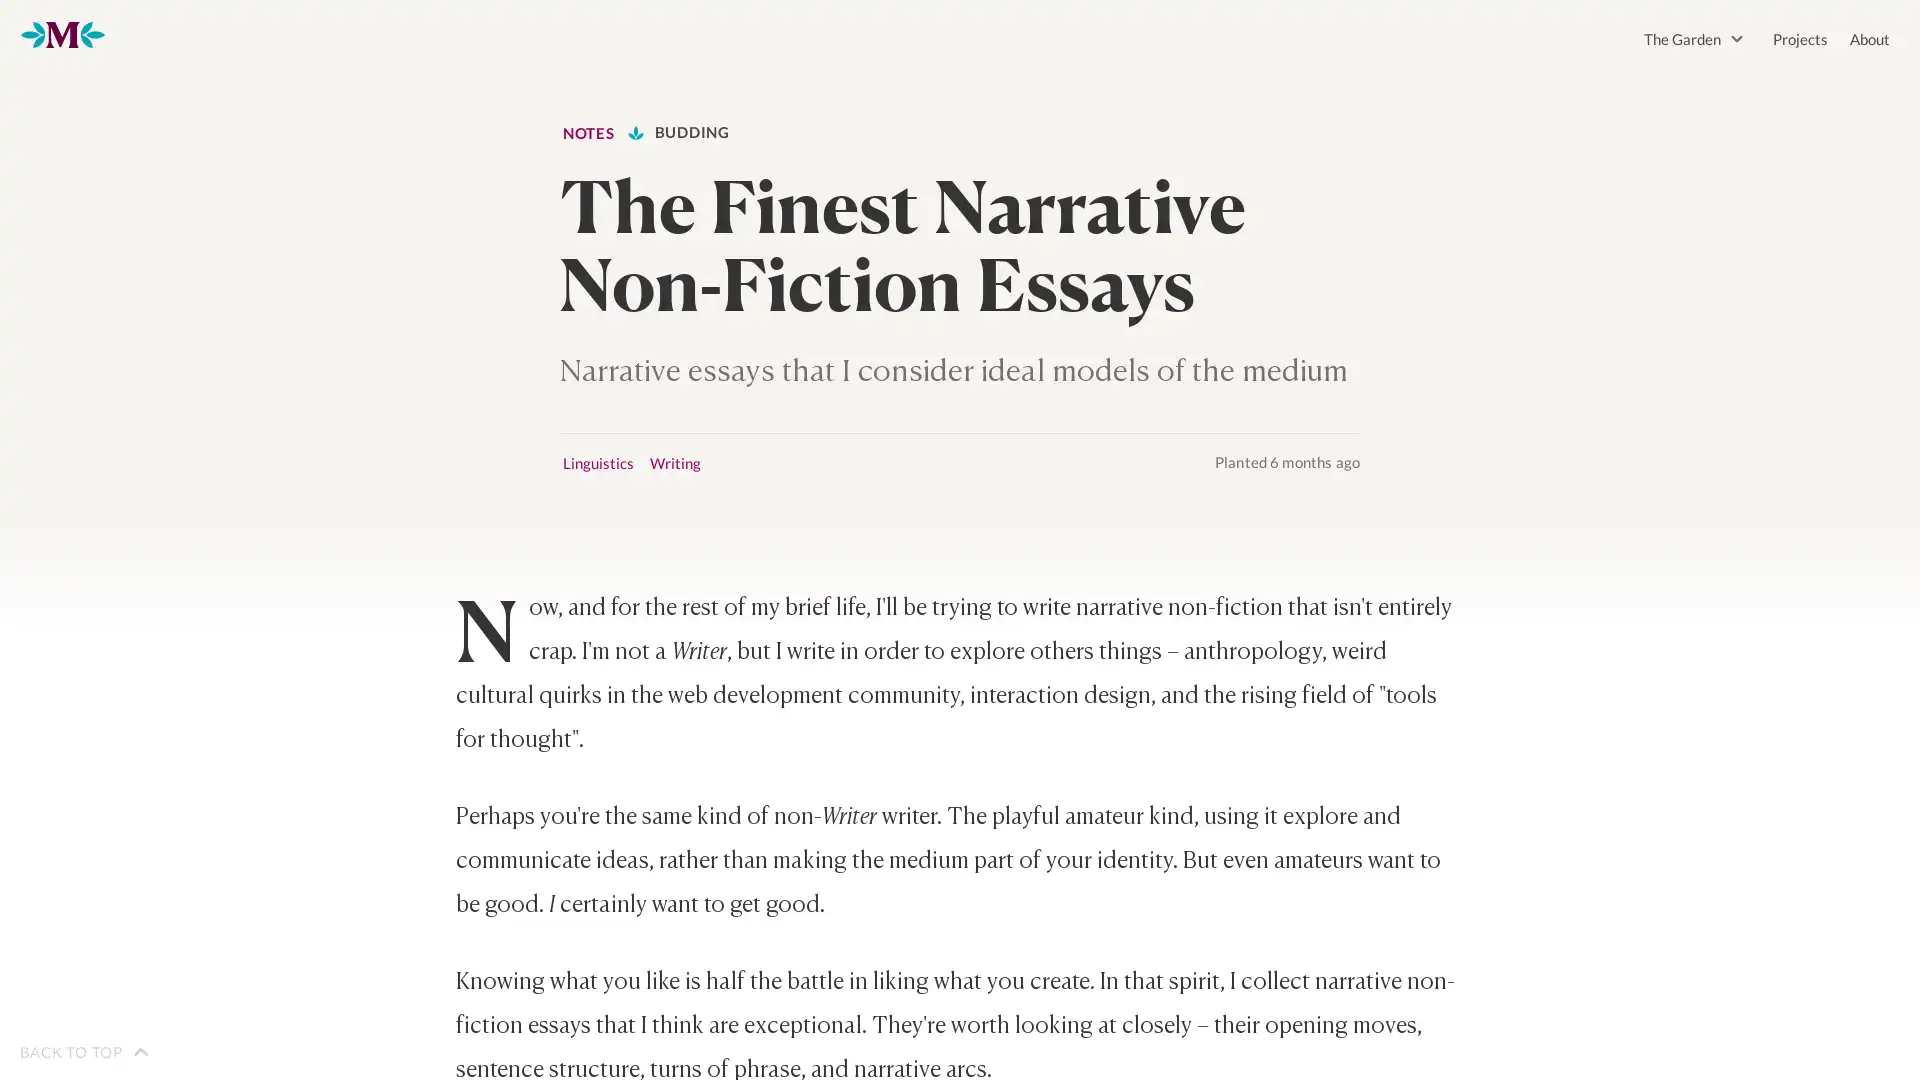 This screenshot has width=1920, height=1080. I want to click on The Garden, so click(1683, 38).